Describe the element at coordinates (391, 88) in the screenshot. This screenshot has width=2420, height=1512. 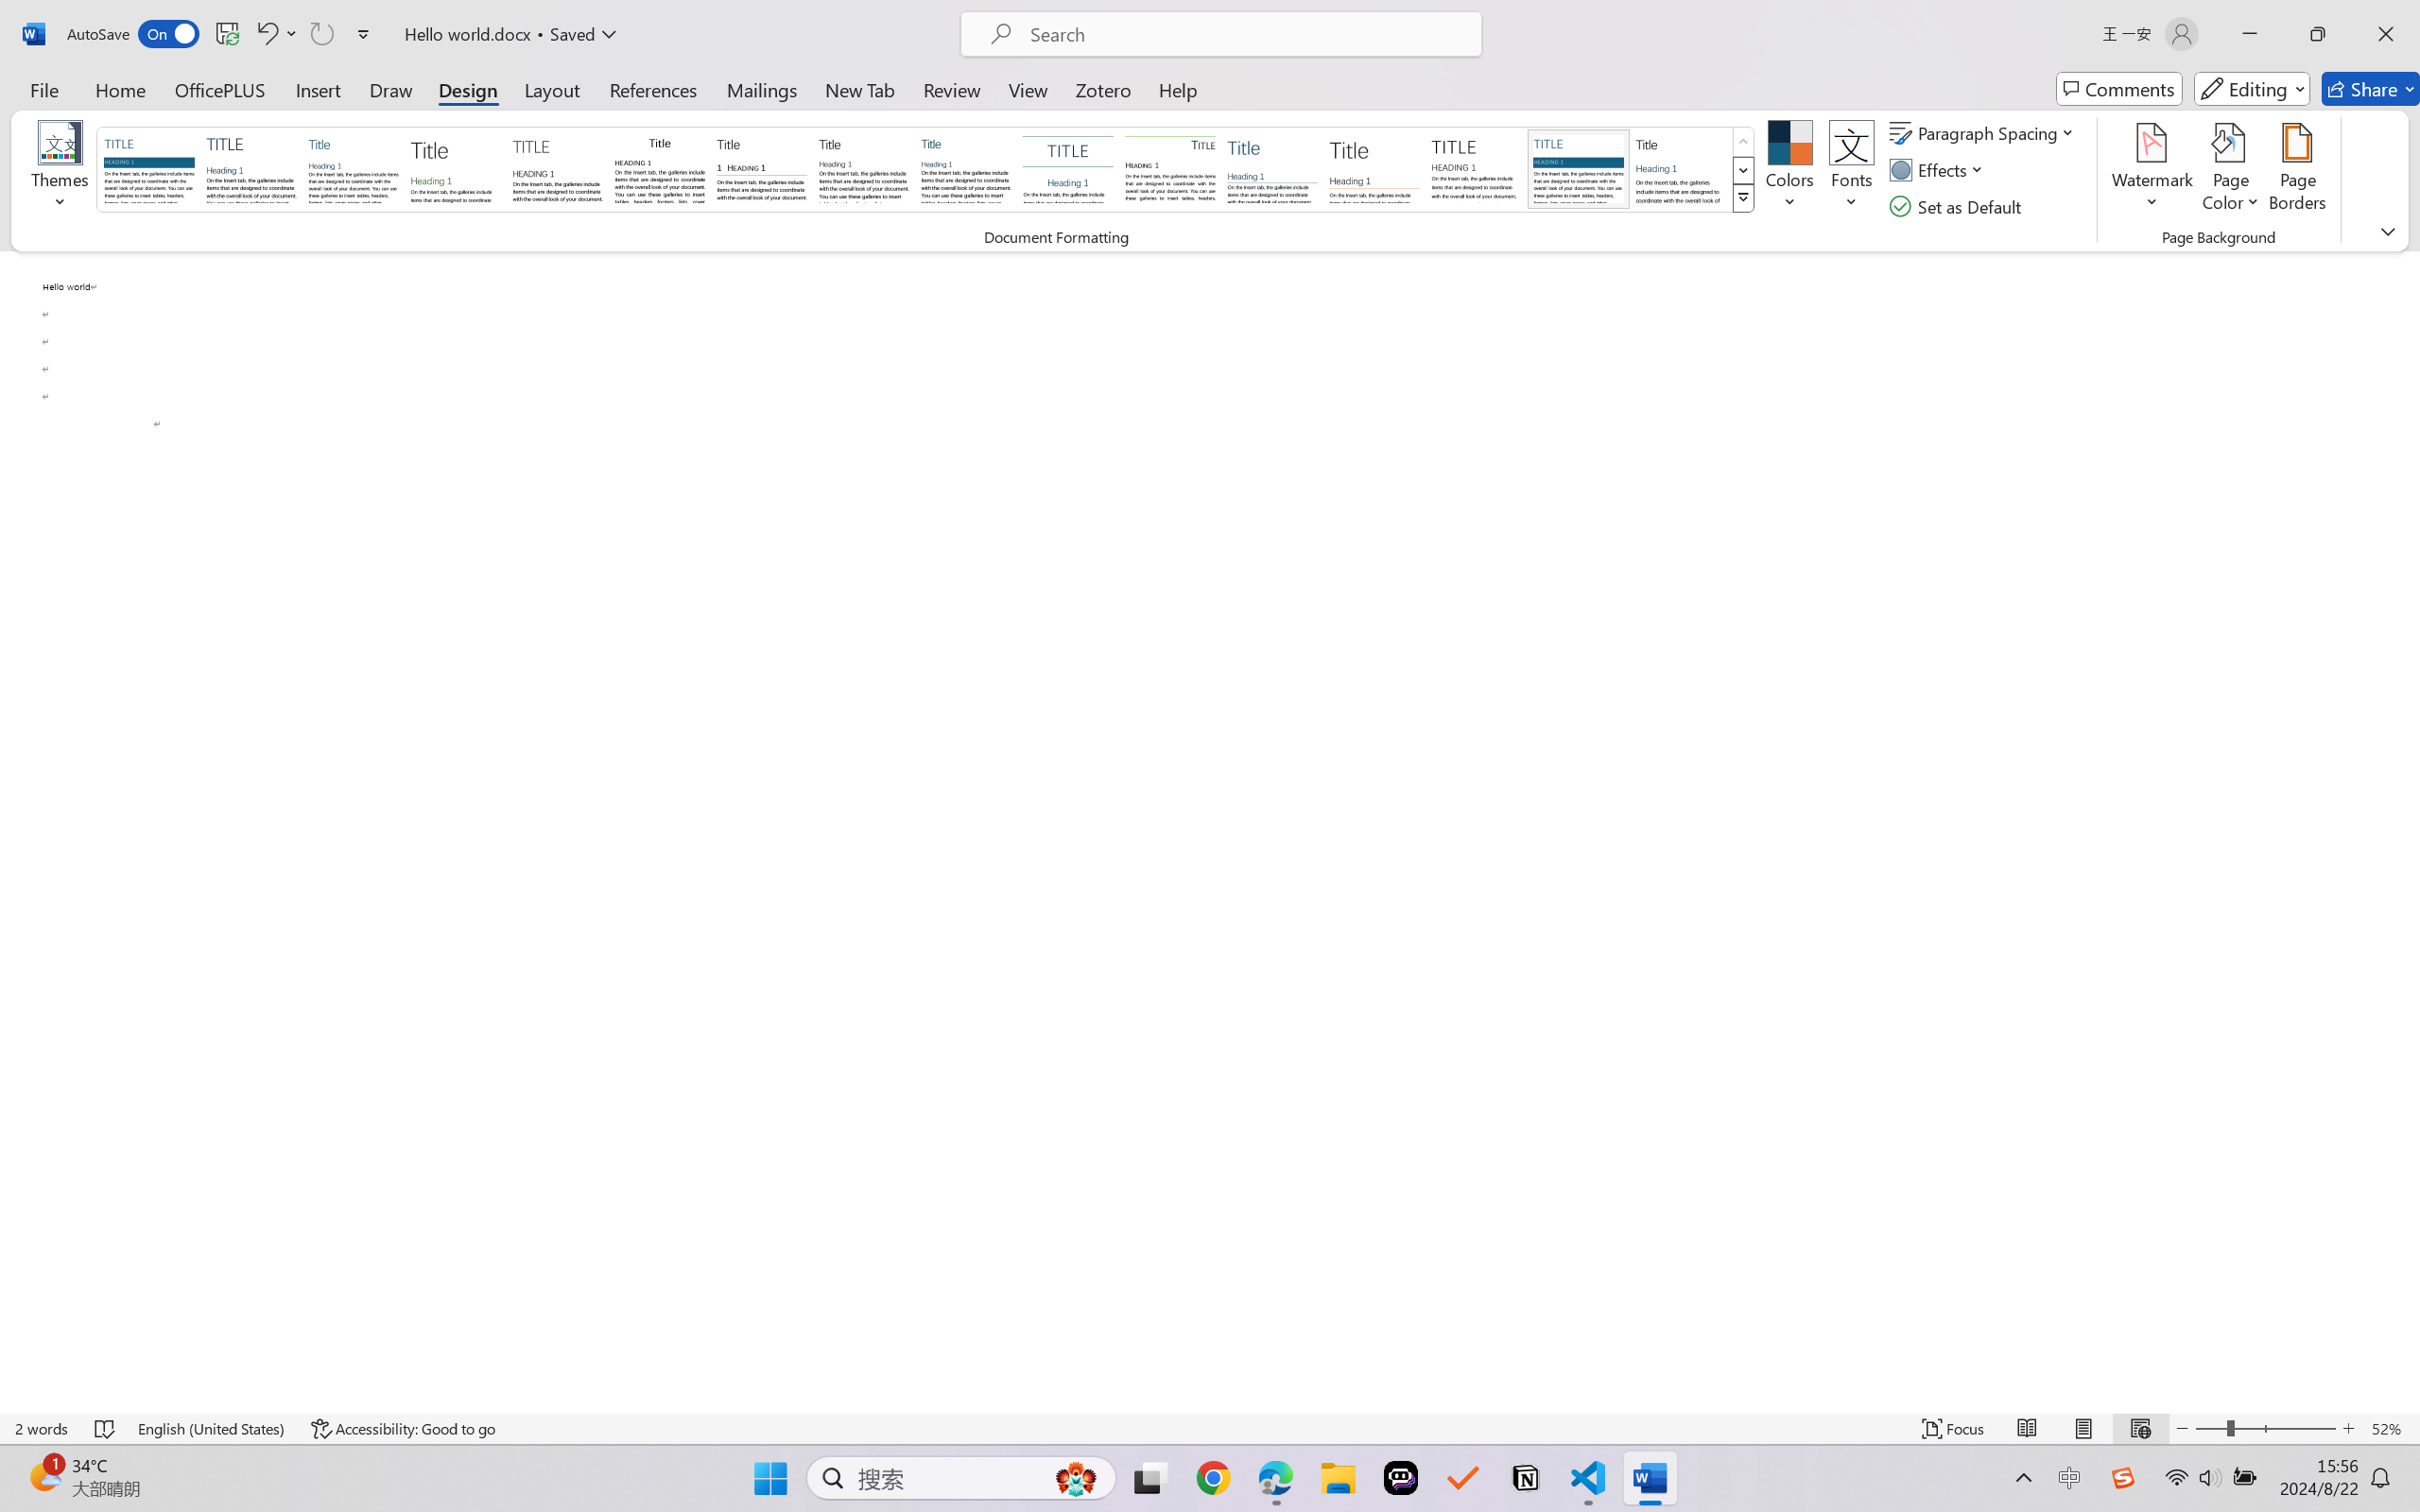
I see `'Draw'` at that location.